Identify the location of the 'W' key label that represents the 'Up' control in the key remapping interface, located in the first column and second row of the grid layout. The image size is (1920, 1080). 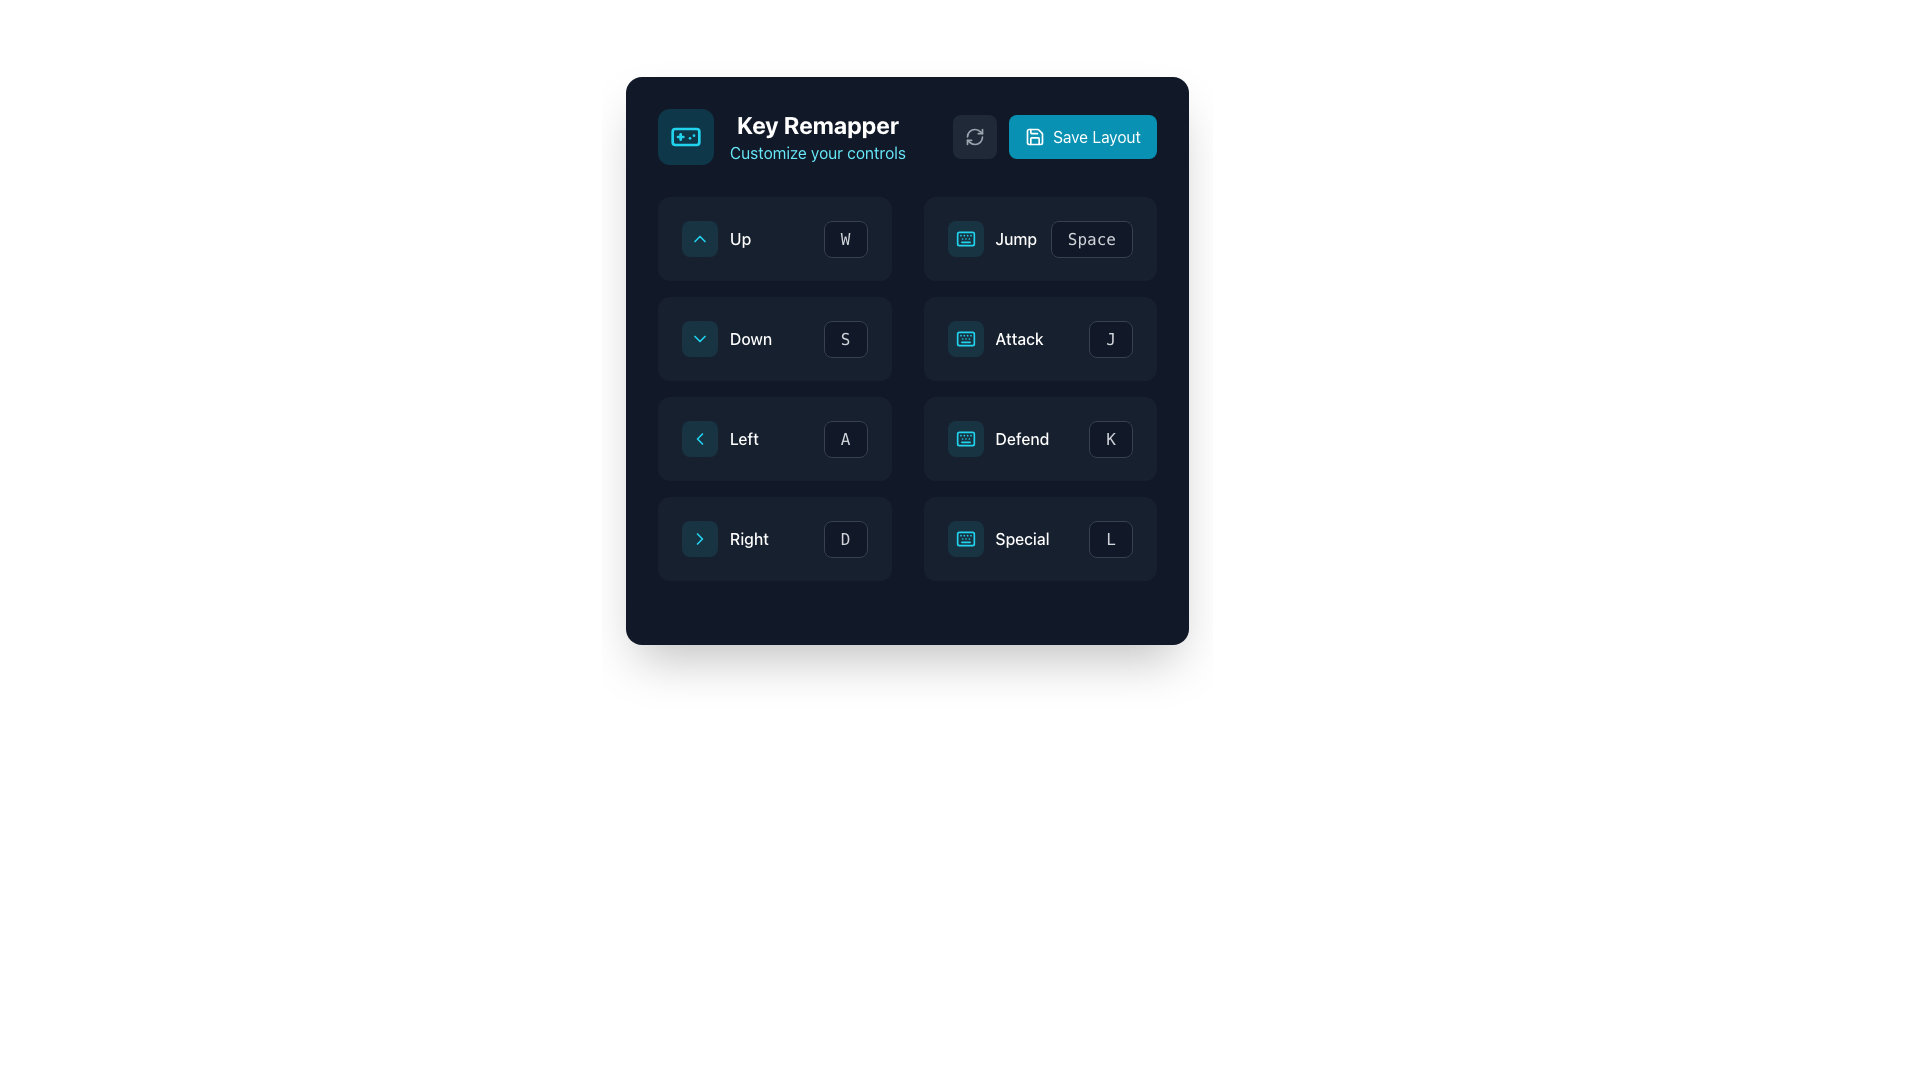
(845, 238).